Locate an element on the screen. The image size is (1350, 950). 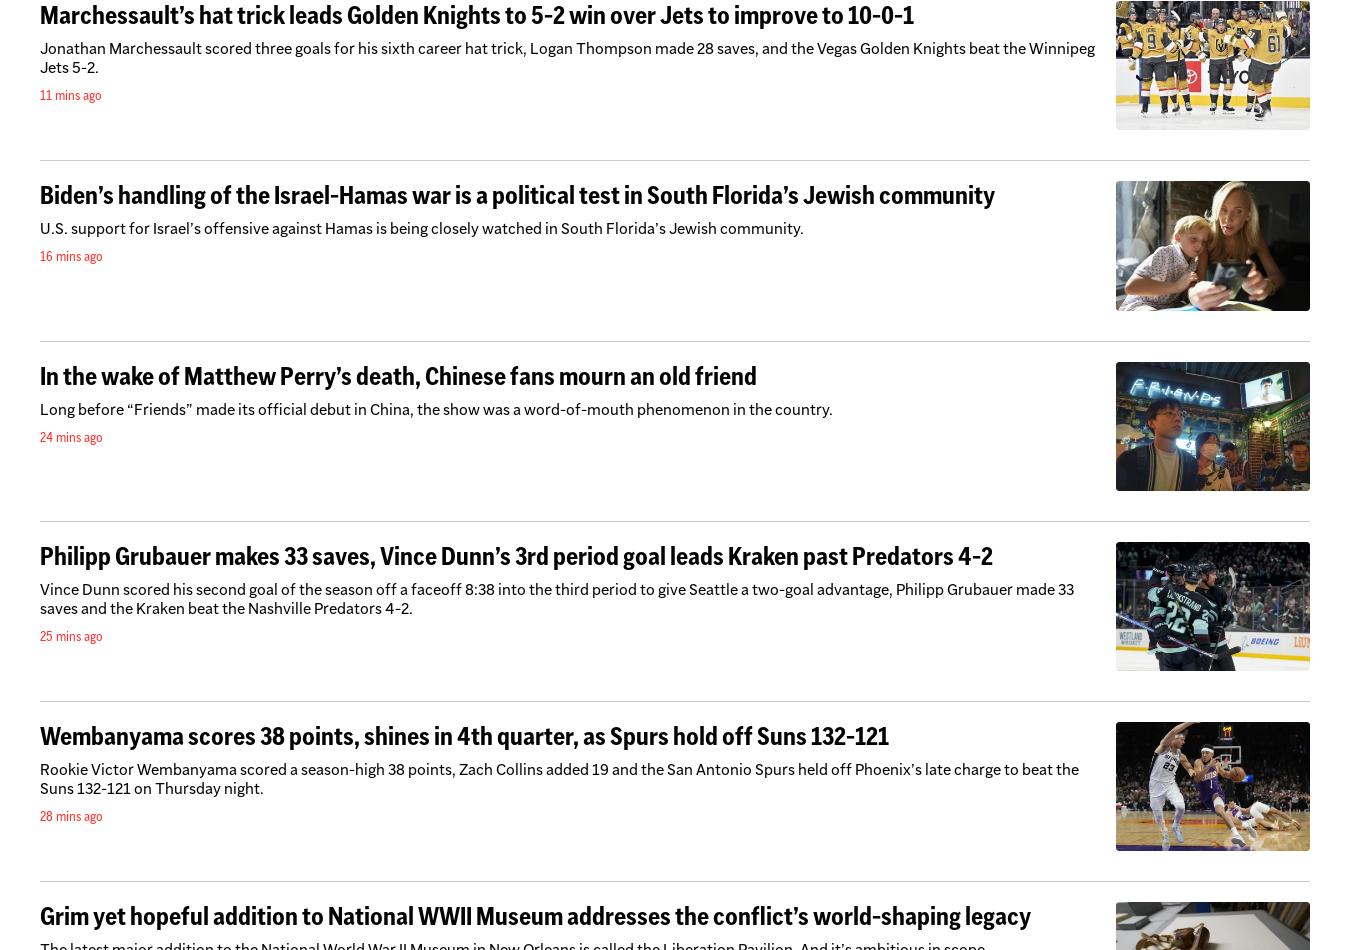
'Jonathan Marchessault scored three goals for his sixth career hat trick, Logan Thompson made 28 saves, and the Vegas Golden Knights beat the Winnipeg Jets 5-2.' is located at coordinates (567, 58).